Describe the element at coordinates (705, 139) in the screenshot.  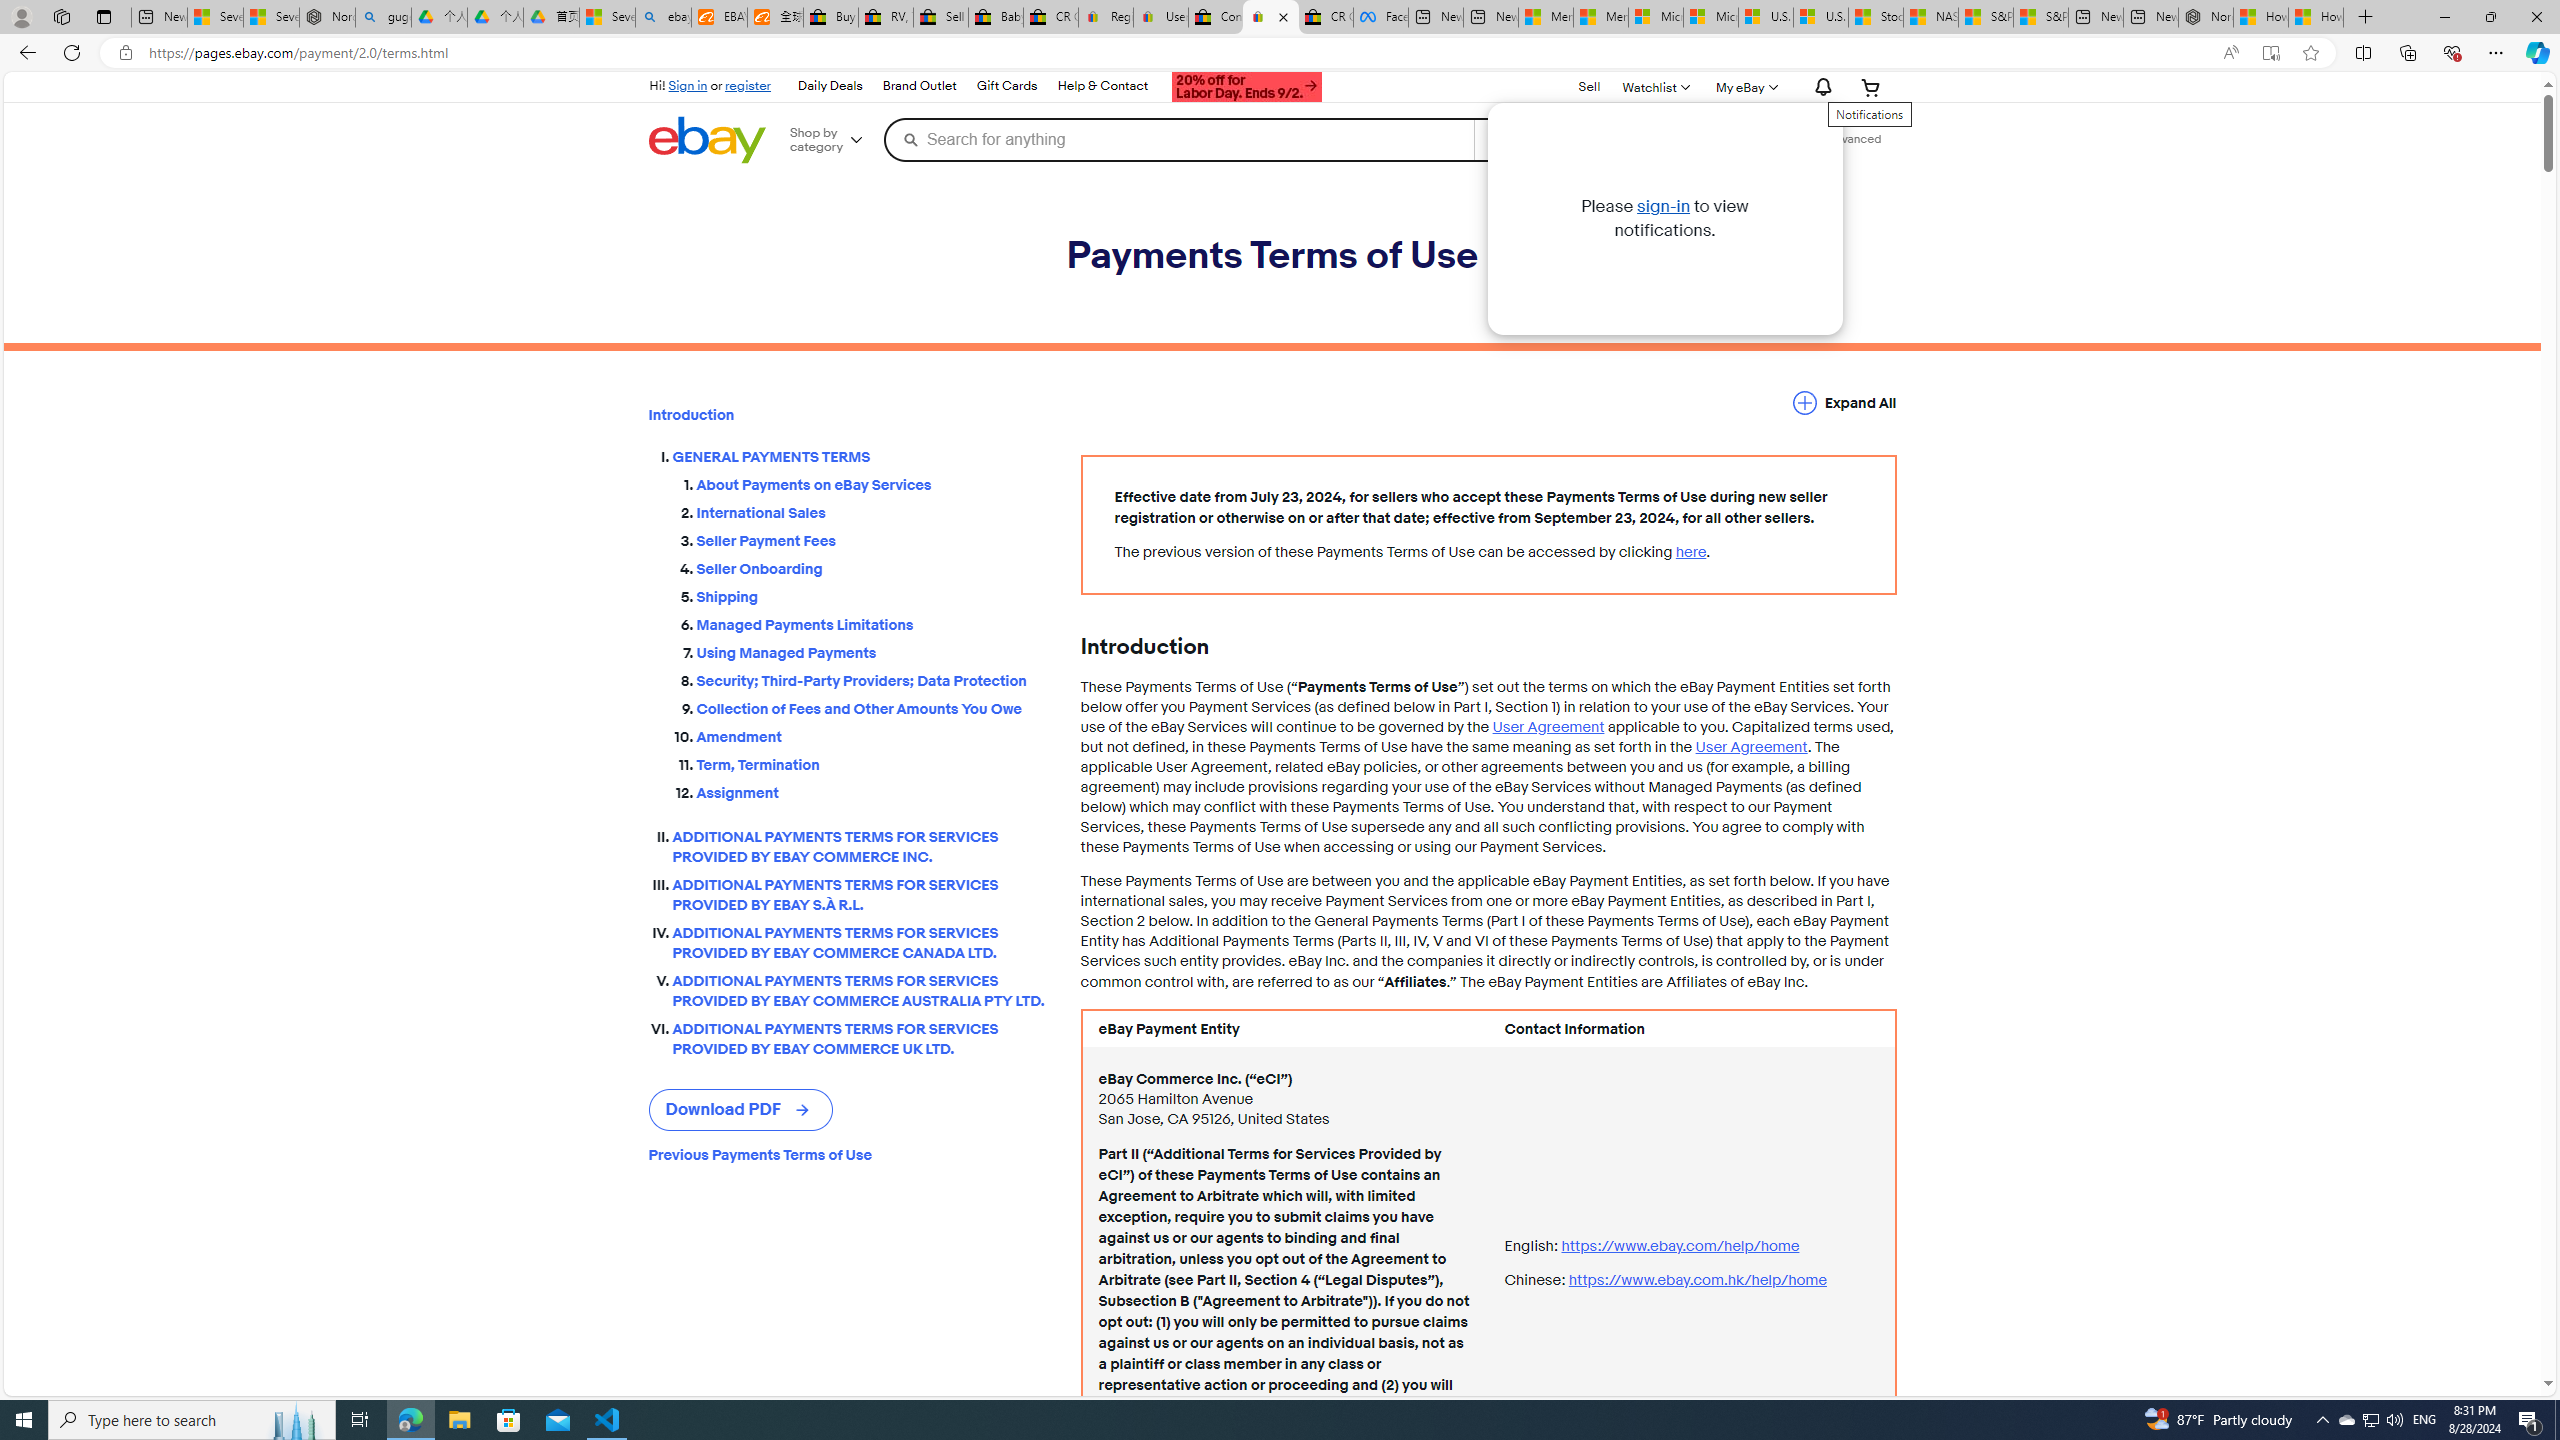
I see `'eBay Home'` at that location.